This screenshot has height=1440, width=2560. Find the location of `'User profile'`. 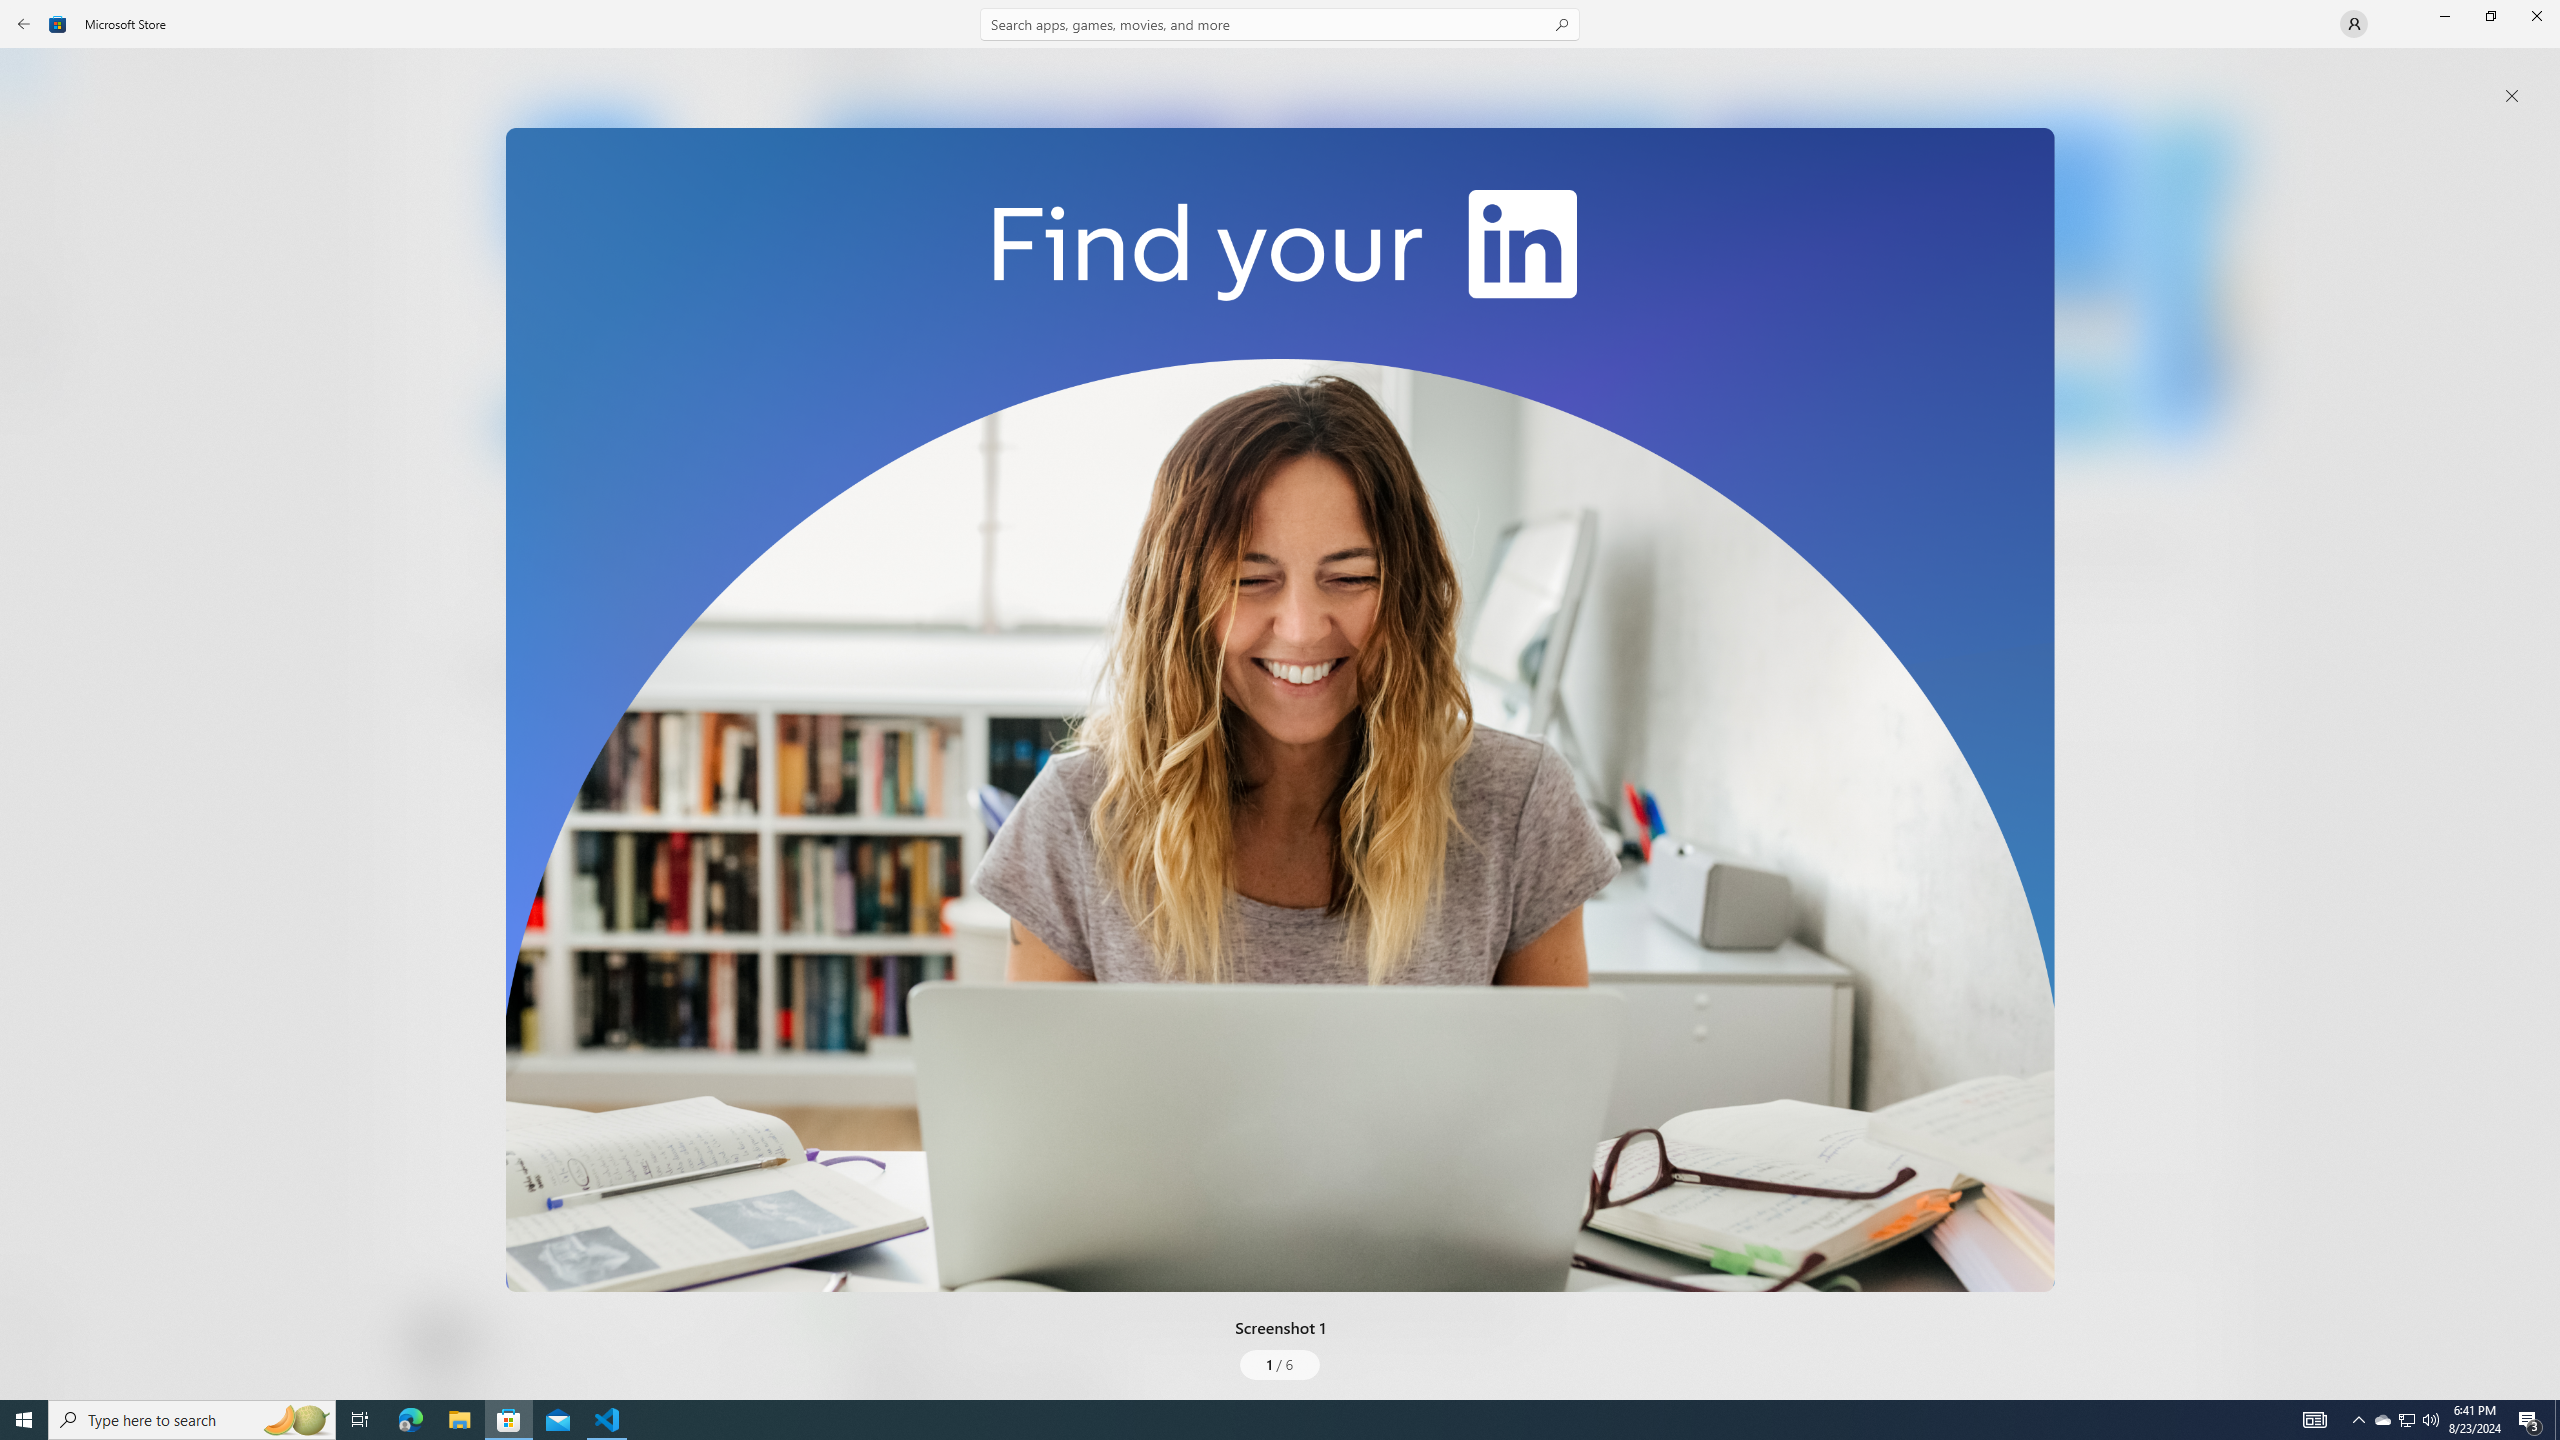

'User profile' is located at coordinates (2352, 22).